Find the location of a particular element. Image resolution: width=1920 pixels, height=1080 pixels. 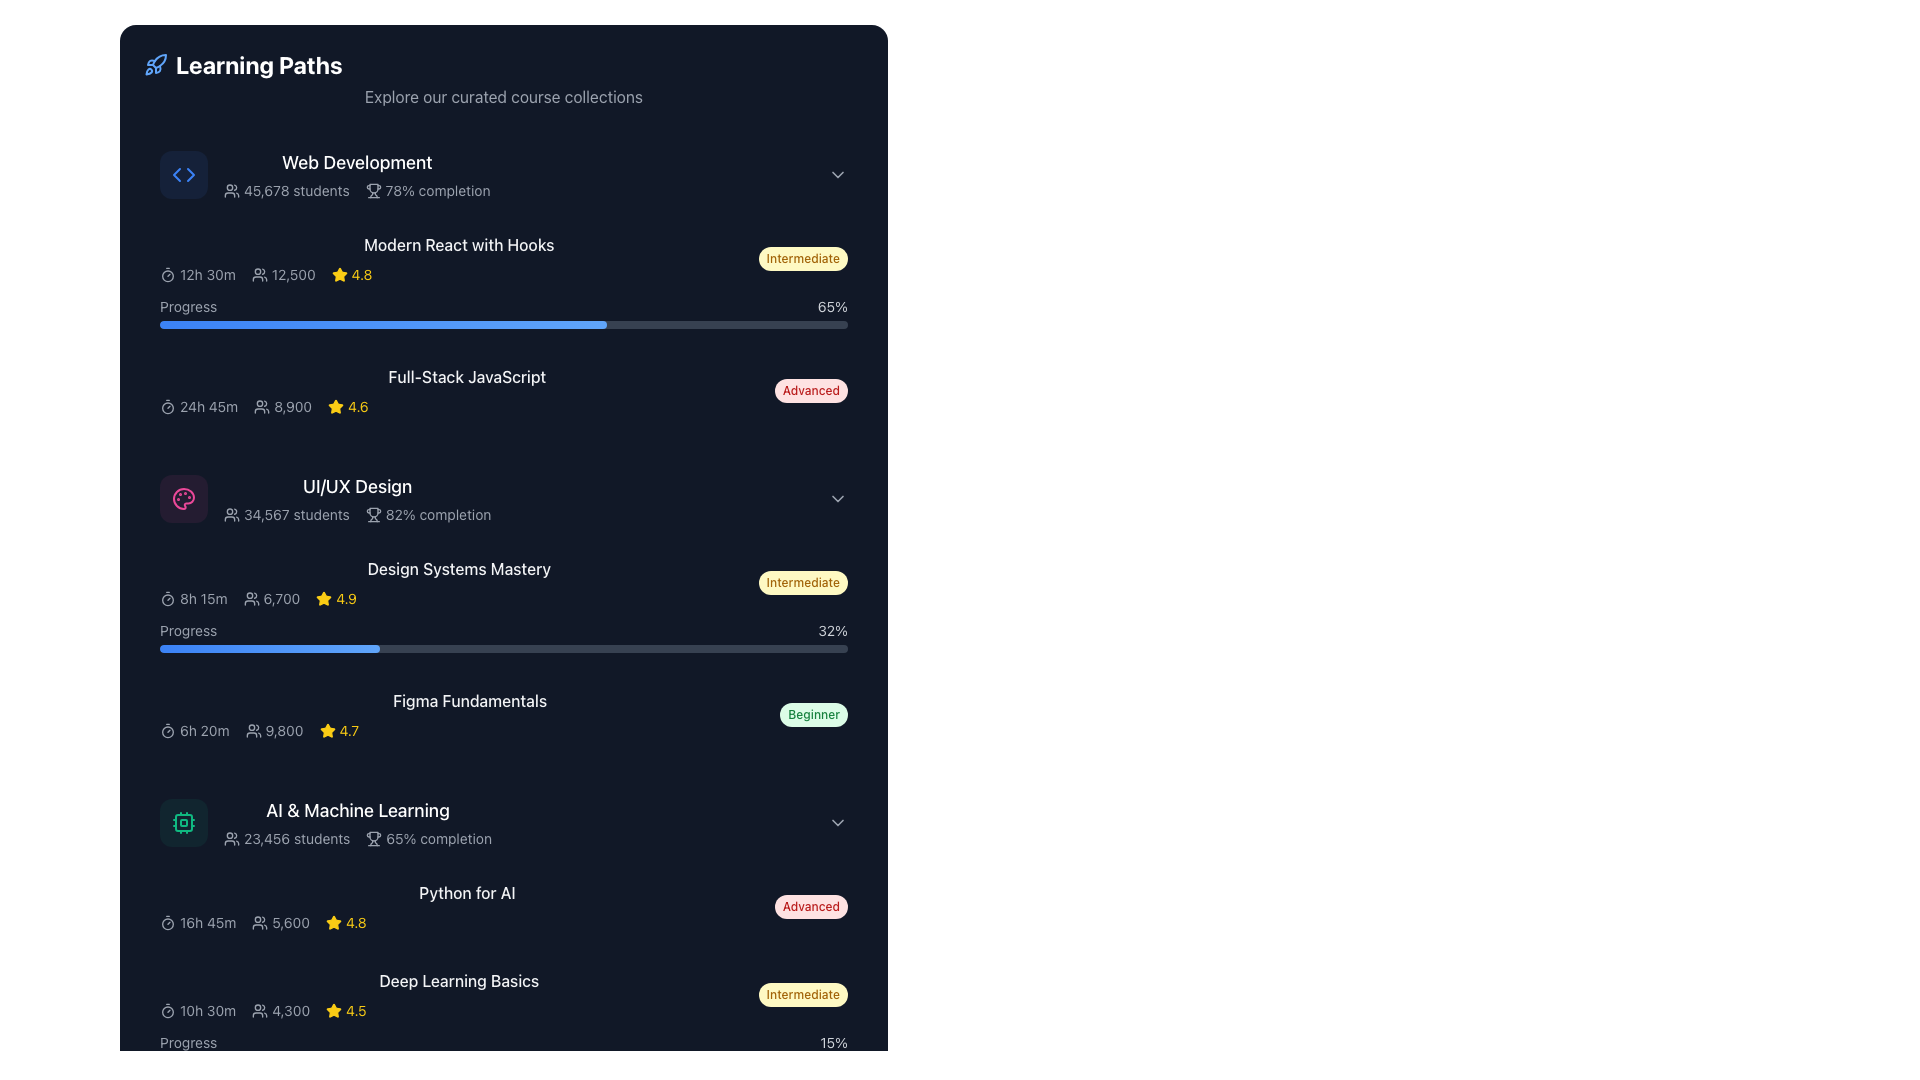

the SVG-based icon representing the duration of the 'Design Systems Mastery' course, located to the left of the text '8h 15m' is located at coordinates (168, 597).